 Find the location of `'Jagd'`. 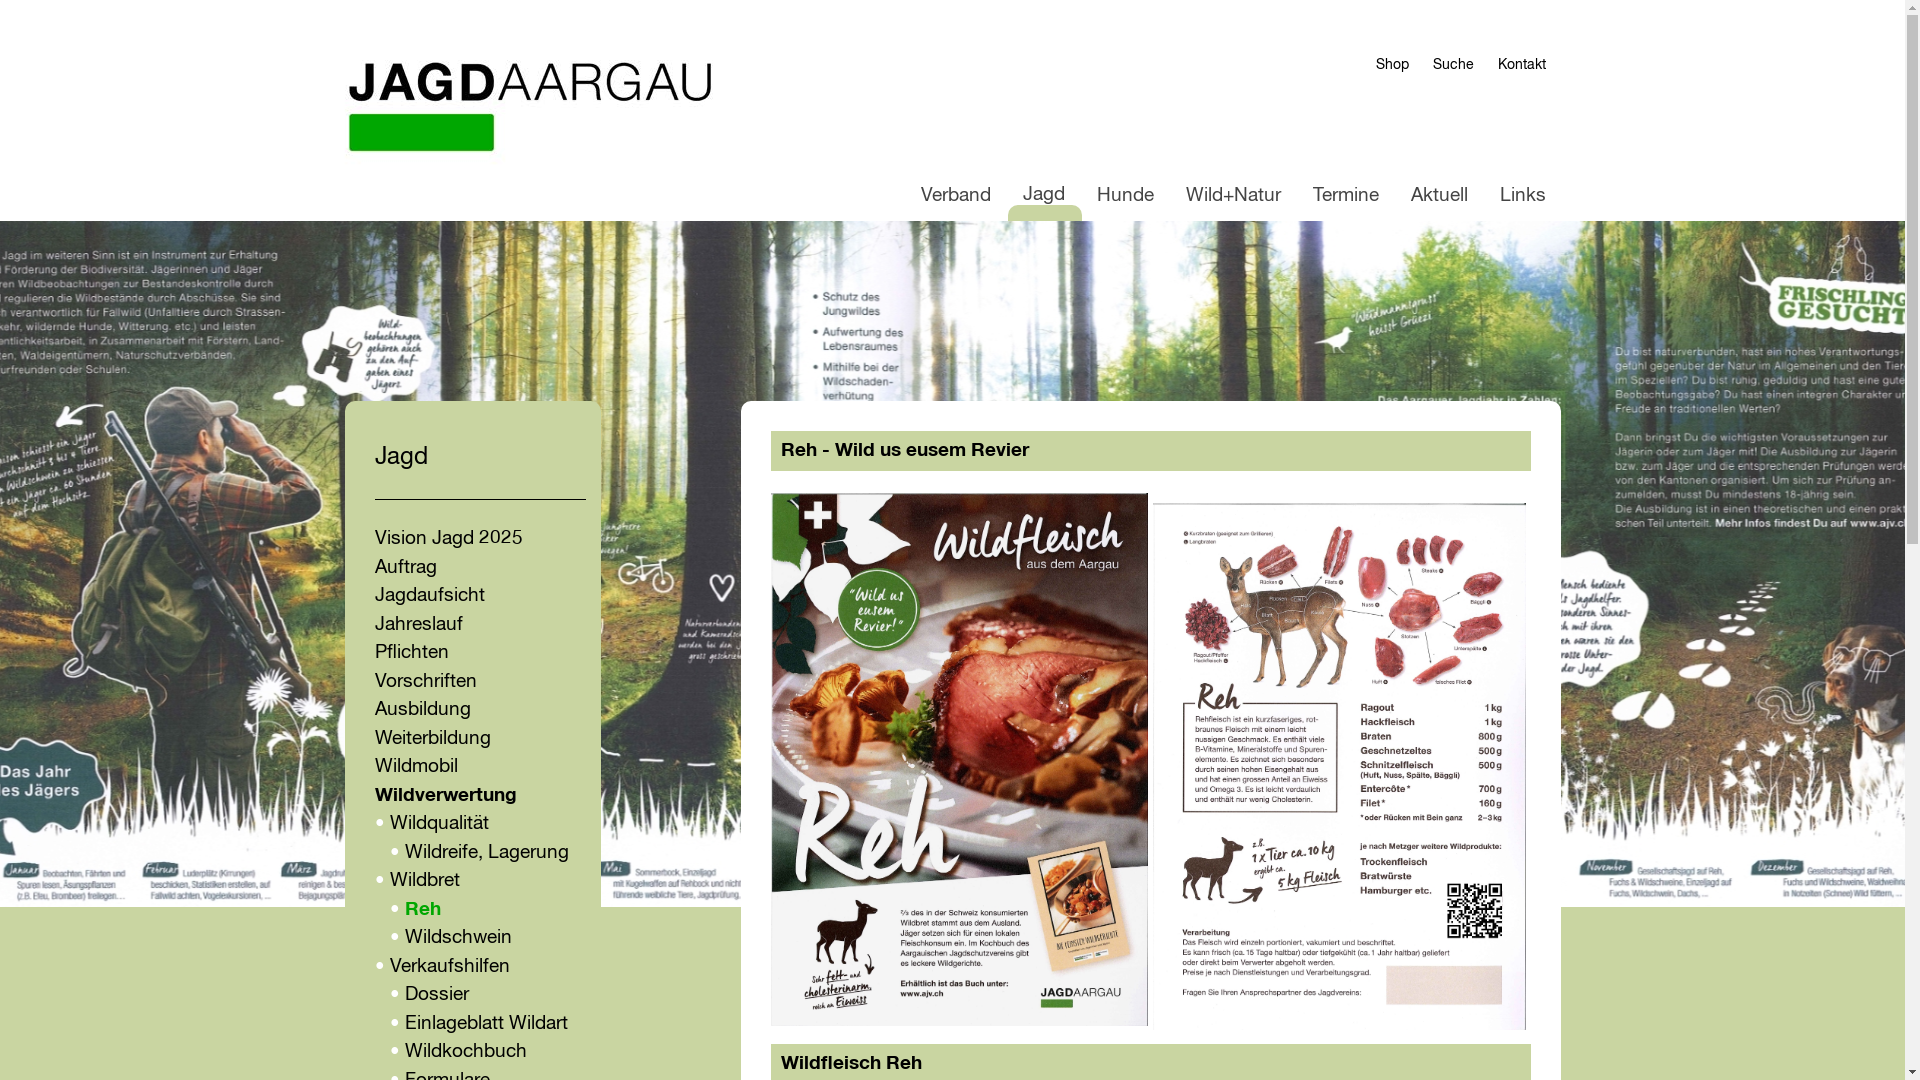

'Jagd' is located at coordinates (1042, 195).